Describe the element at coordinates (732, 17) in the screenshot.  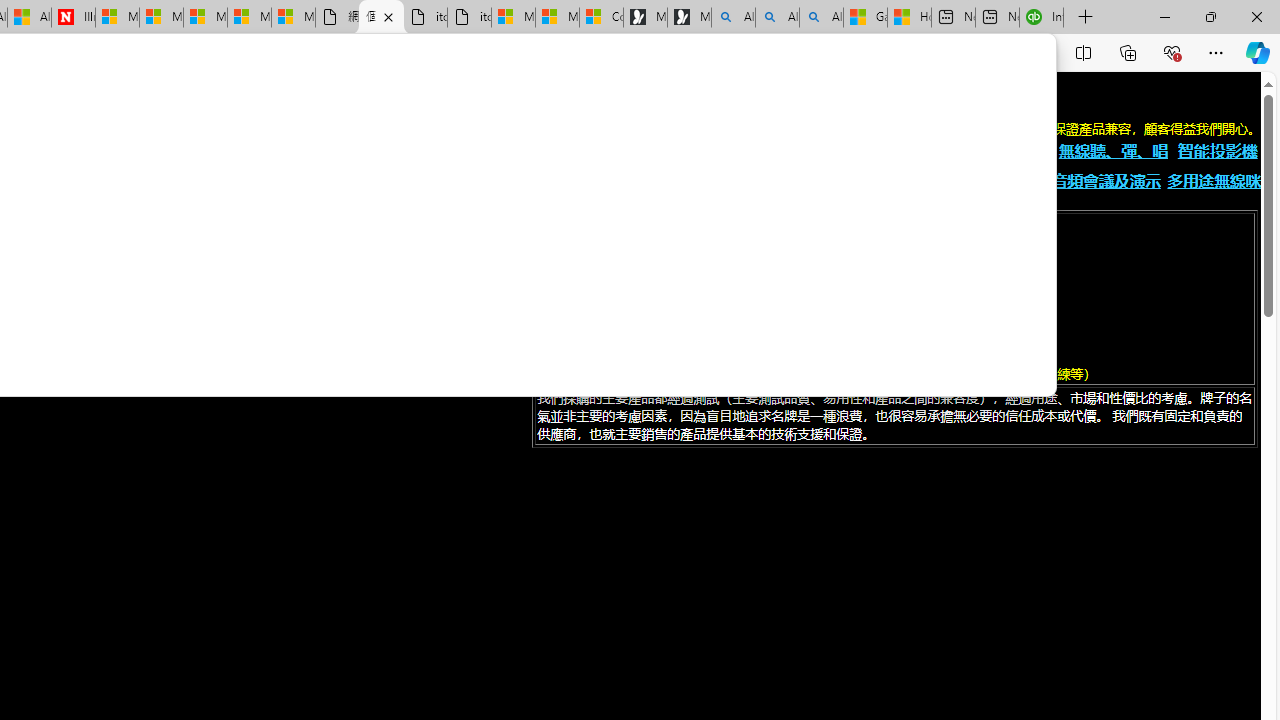
I see `'Alabama high school quarterback dies - Search'` at that location.